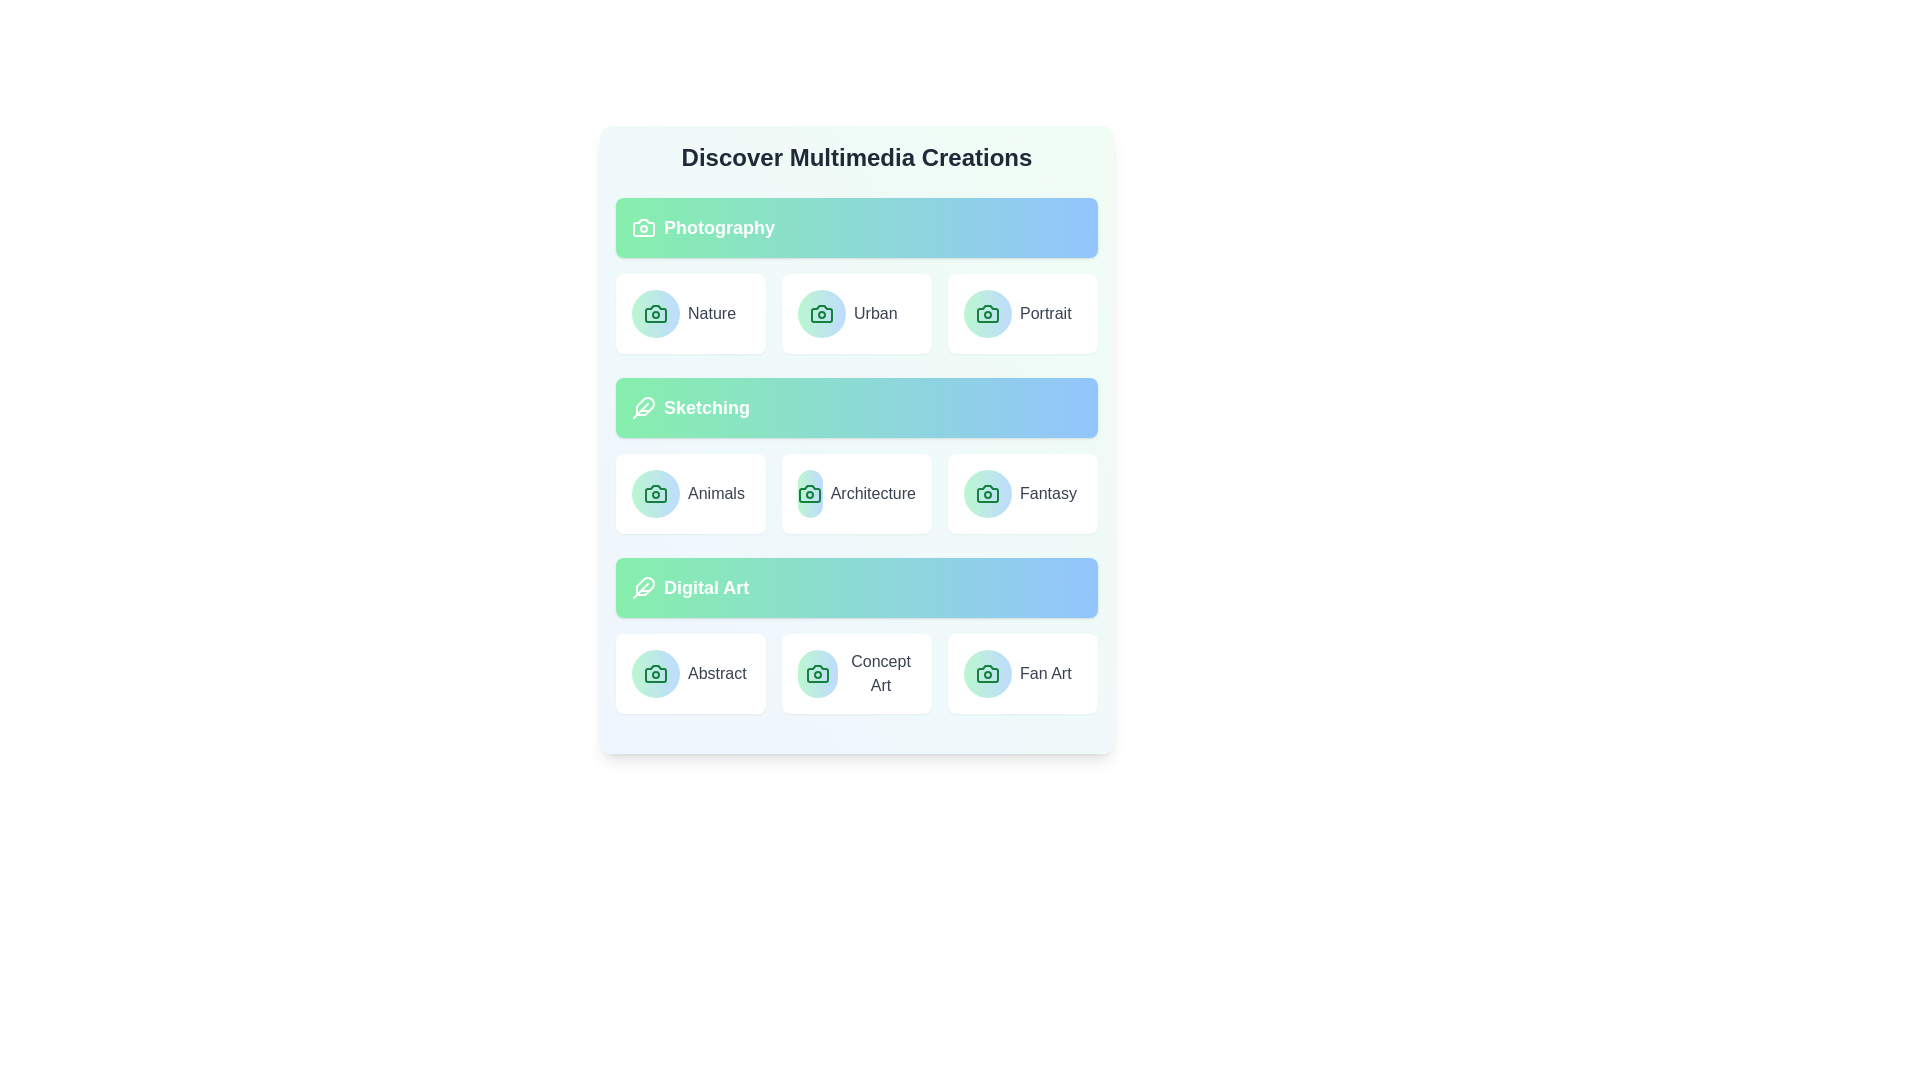  I want to click on the item labeled Fantasy, so click(1022, 493).